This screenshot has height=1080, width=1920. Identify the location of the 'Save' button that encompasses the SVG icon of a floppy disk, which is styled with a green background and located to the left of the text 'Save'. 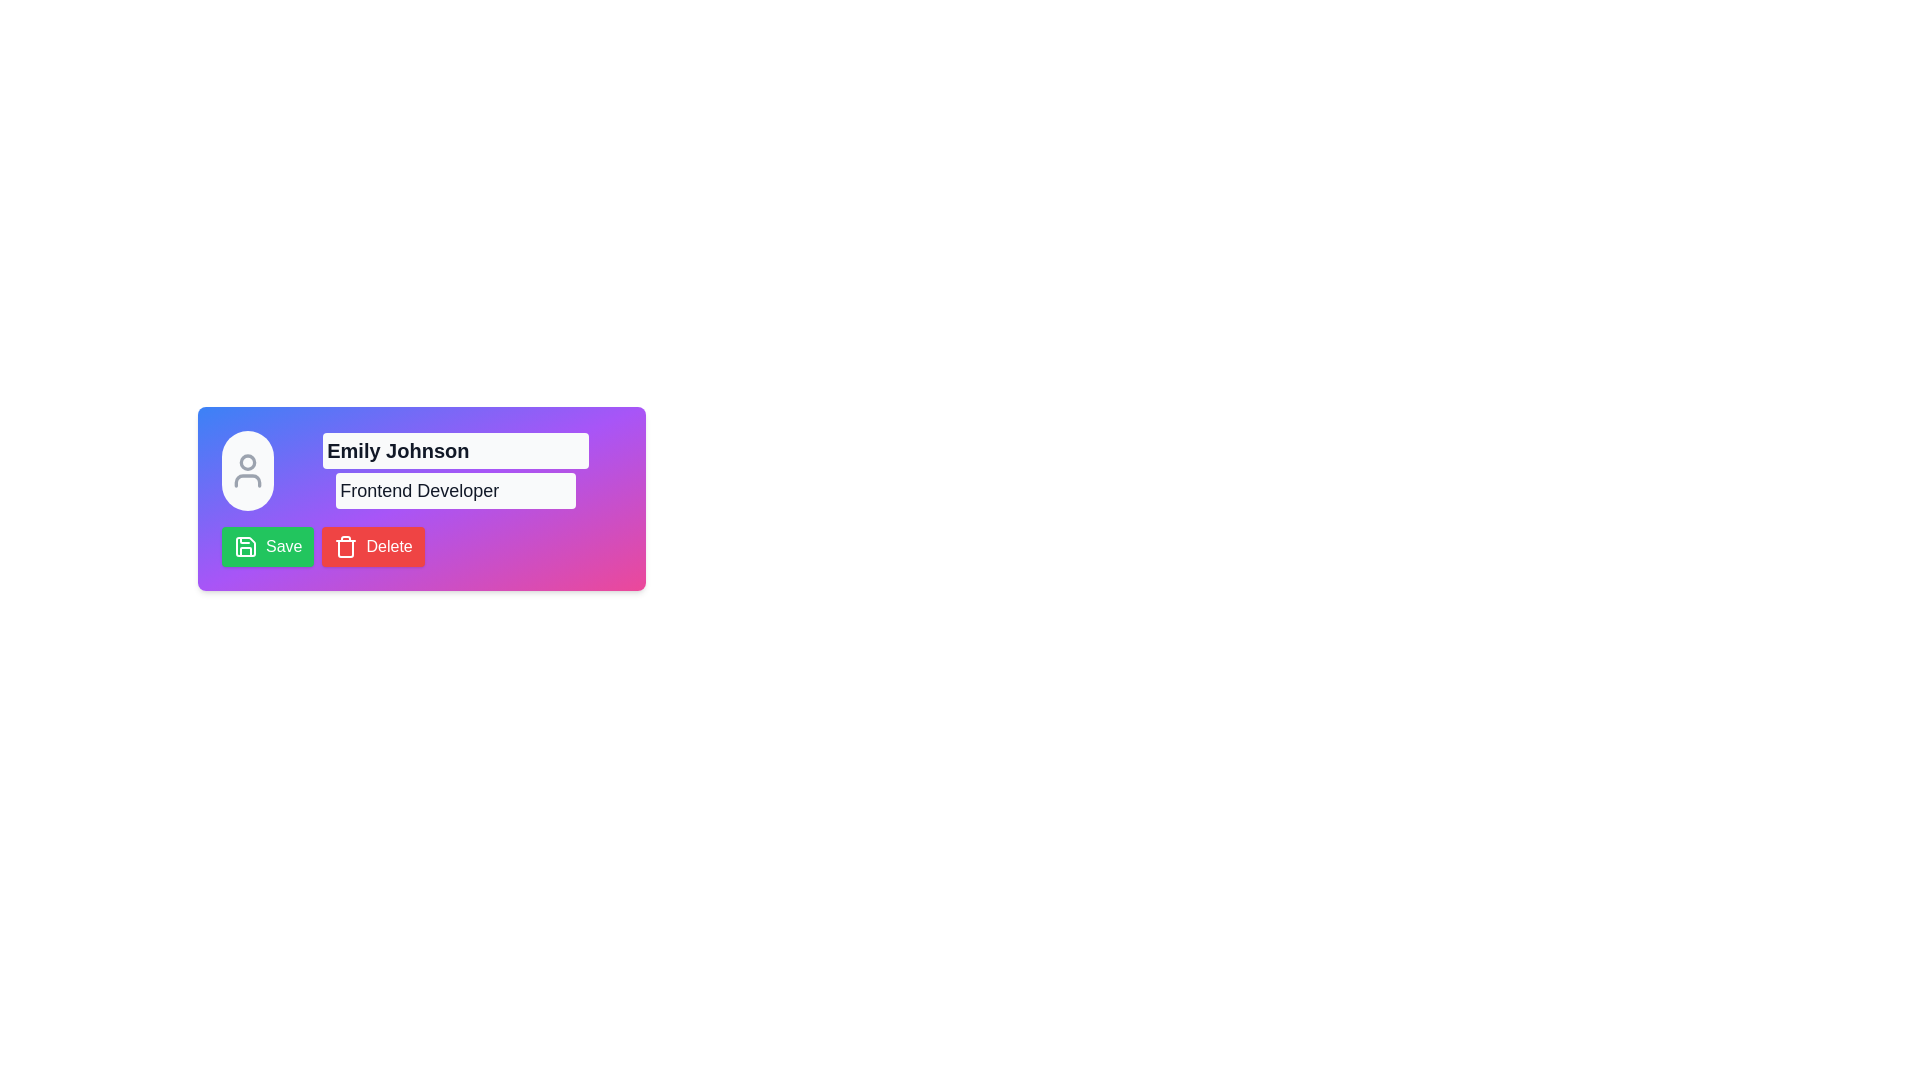
(244, 547).